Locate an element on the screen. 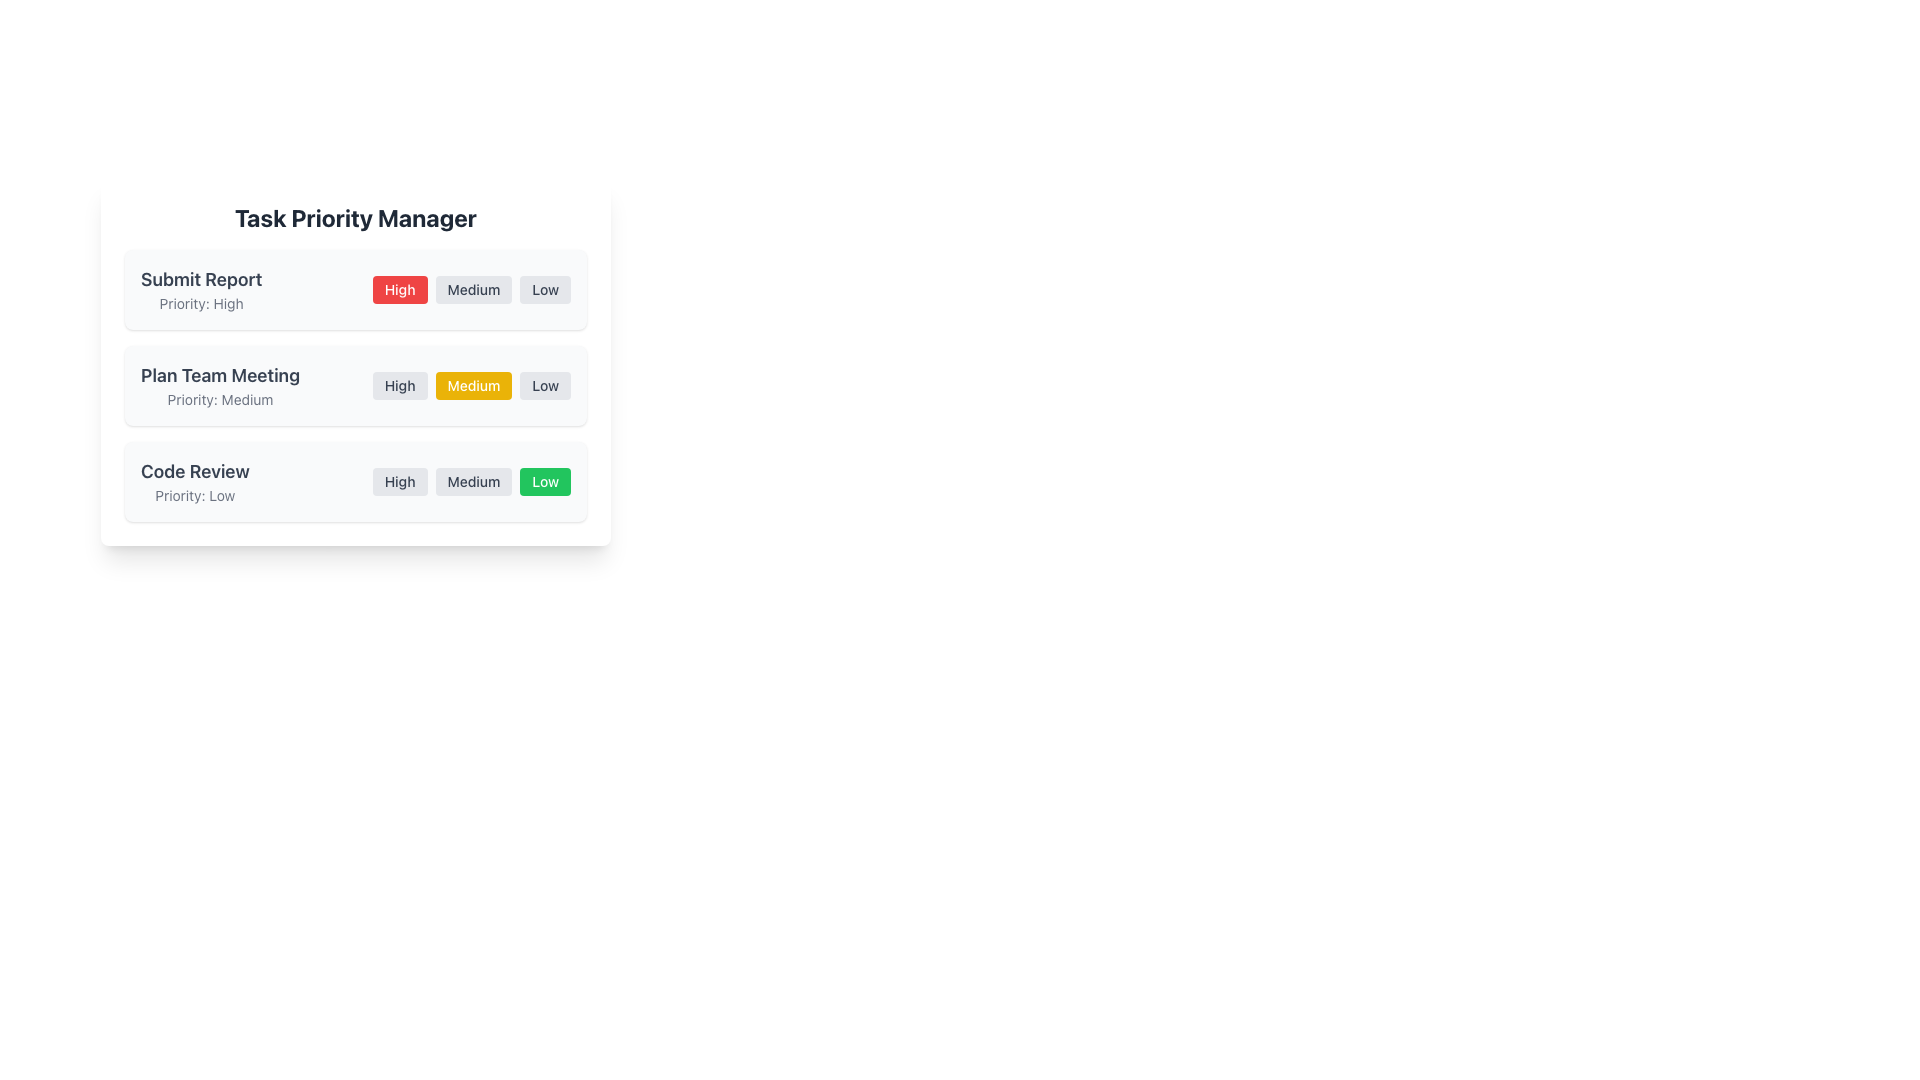 This screenshot has width=1920, height=1080. the 'High' priority button located in the topmost group of priority level options, next to the 'Submit Report' task is located at coordinates (399, 289).